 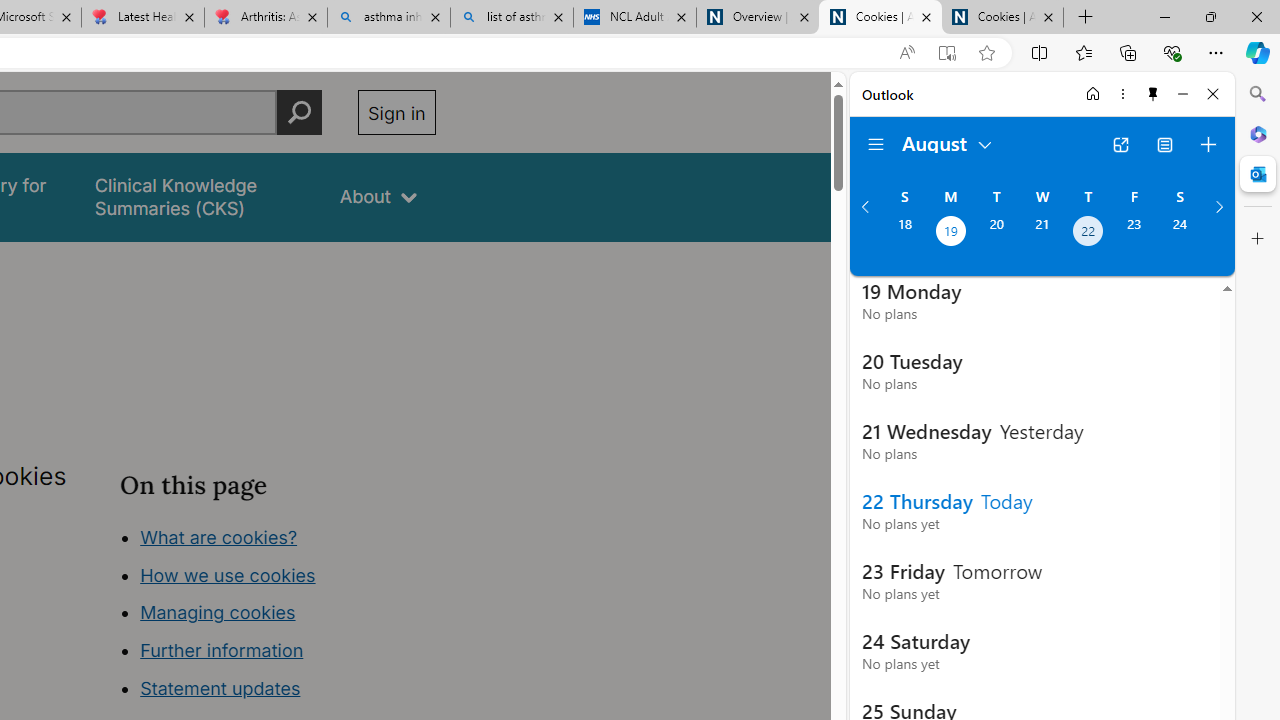 What do you see at coordinates (1165, 144) in the screenshot?
I see `'View Switcher. Current view is Agenda view'` at bounding box center [1165, 144].